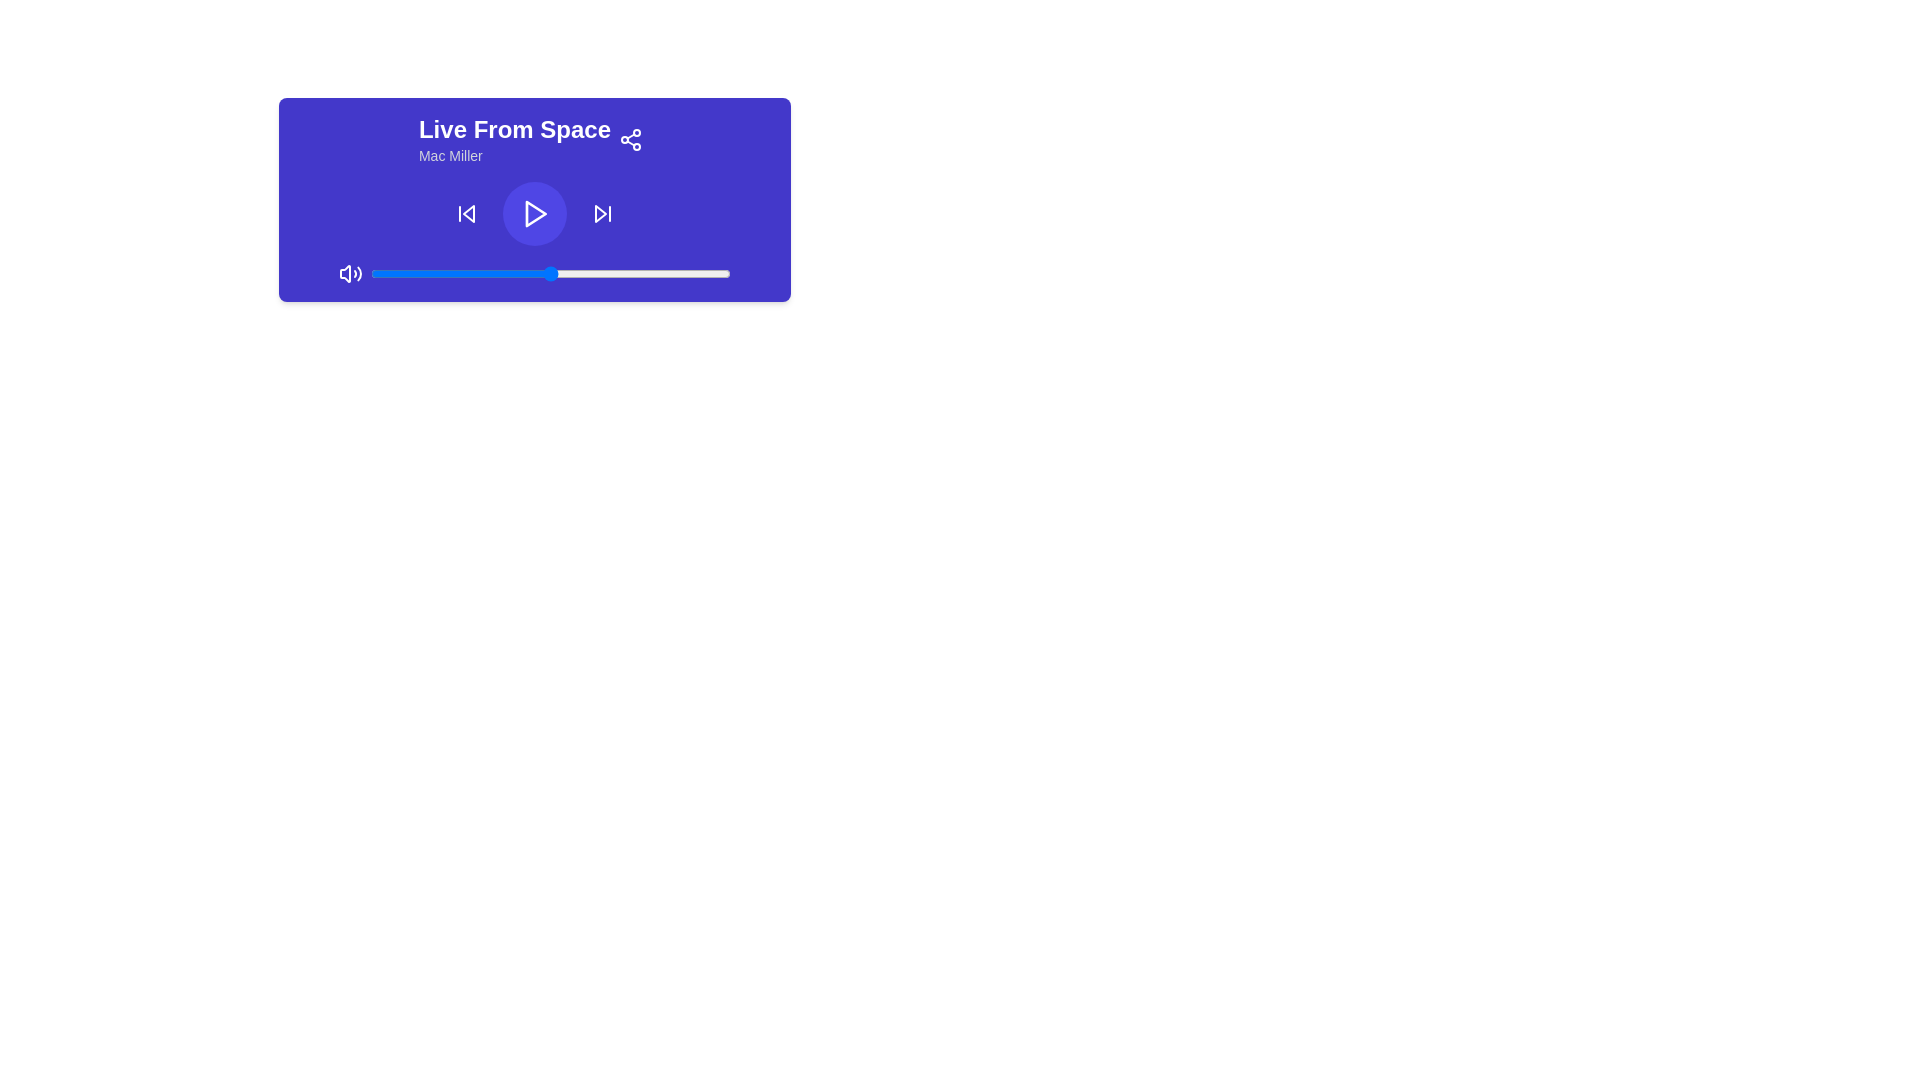 The image size is (1920, 1080). What do you see at coordinates (534, 213) in the screenshot?
I see `the Play button icon located centrally within its circular button` at bounding box center [534, 213].